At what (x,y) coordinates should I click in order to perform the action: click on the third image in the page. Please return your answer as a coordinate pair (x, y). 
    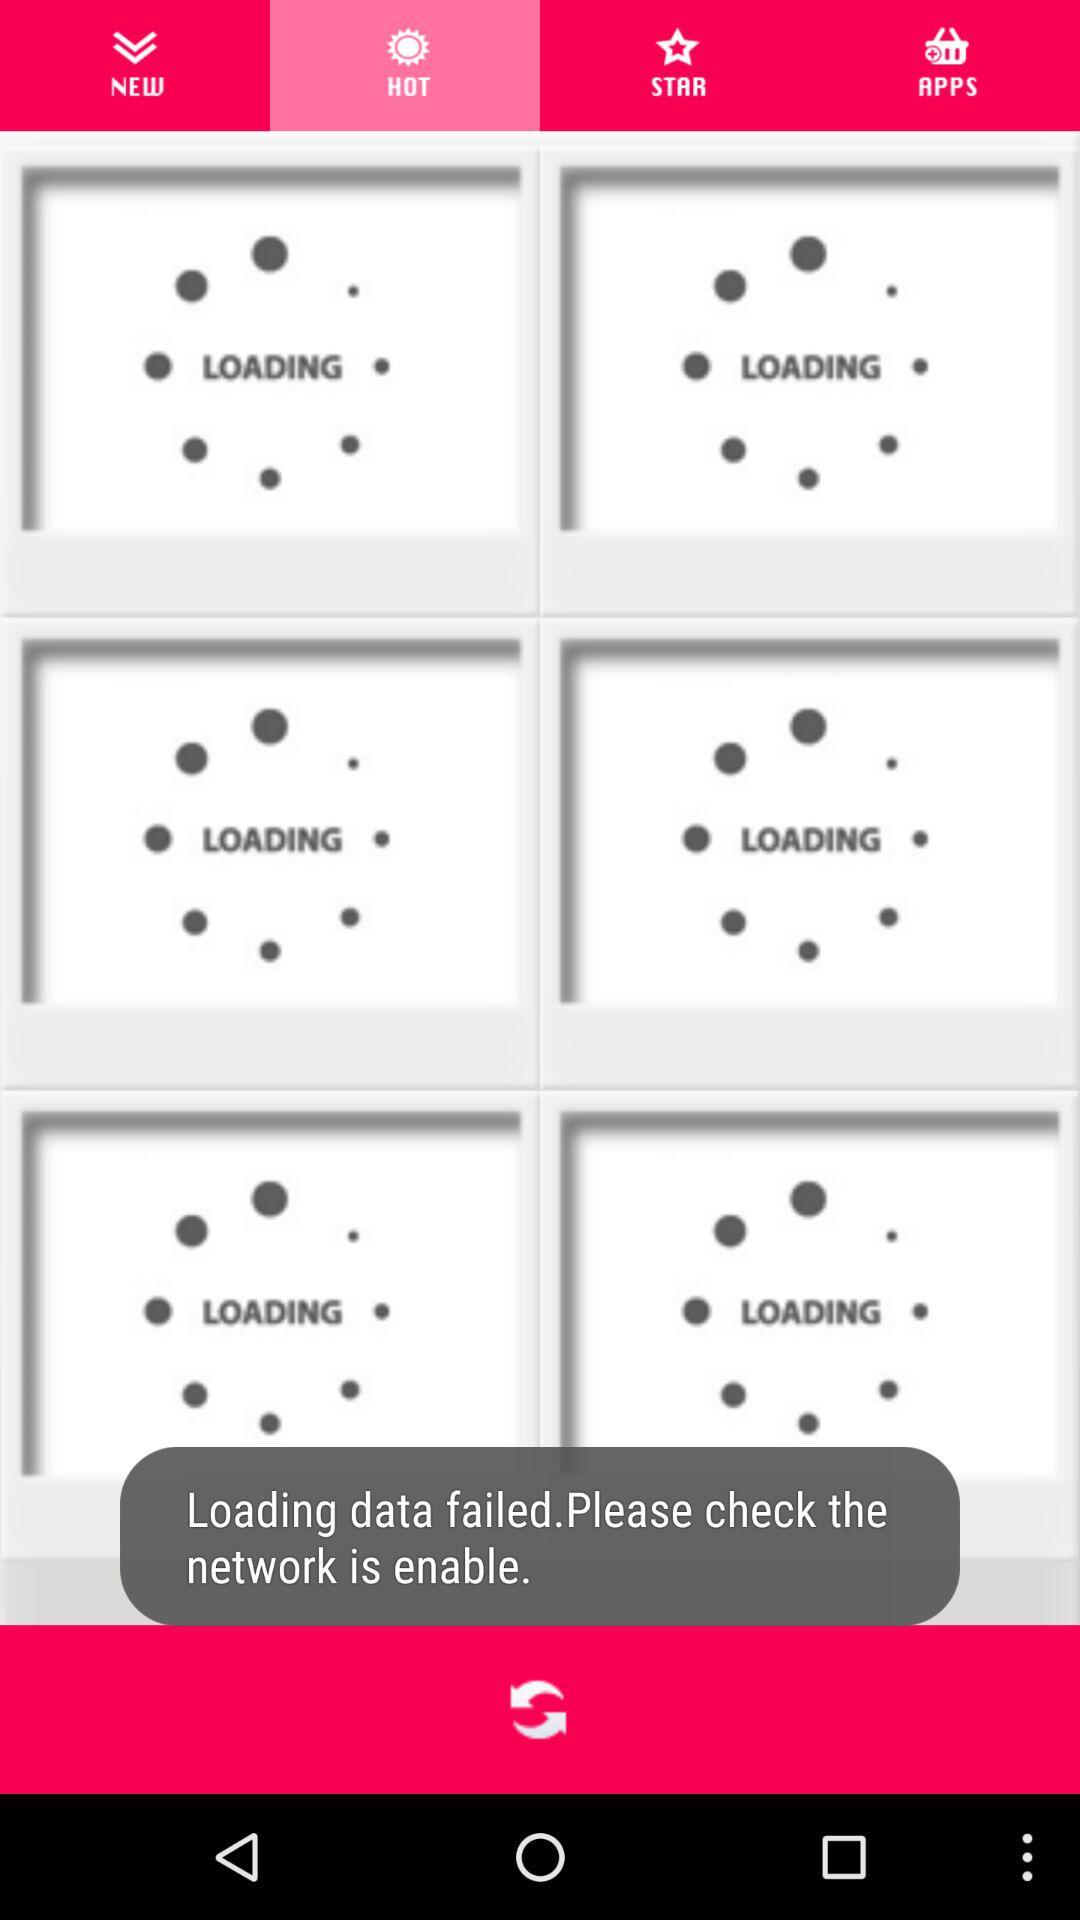
    Looking at the image, I should click on (270, 834).